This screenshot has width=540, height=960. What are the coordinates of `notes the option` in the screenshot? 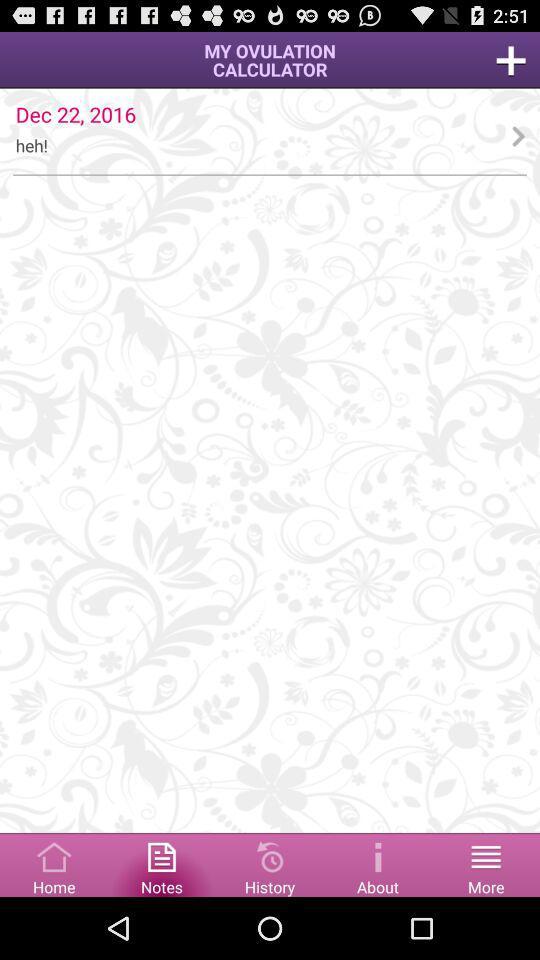 It's located at (161, 863).